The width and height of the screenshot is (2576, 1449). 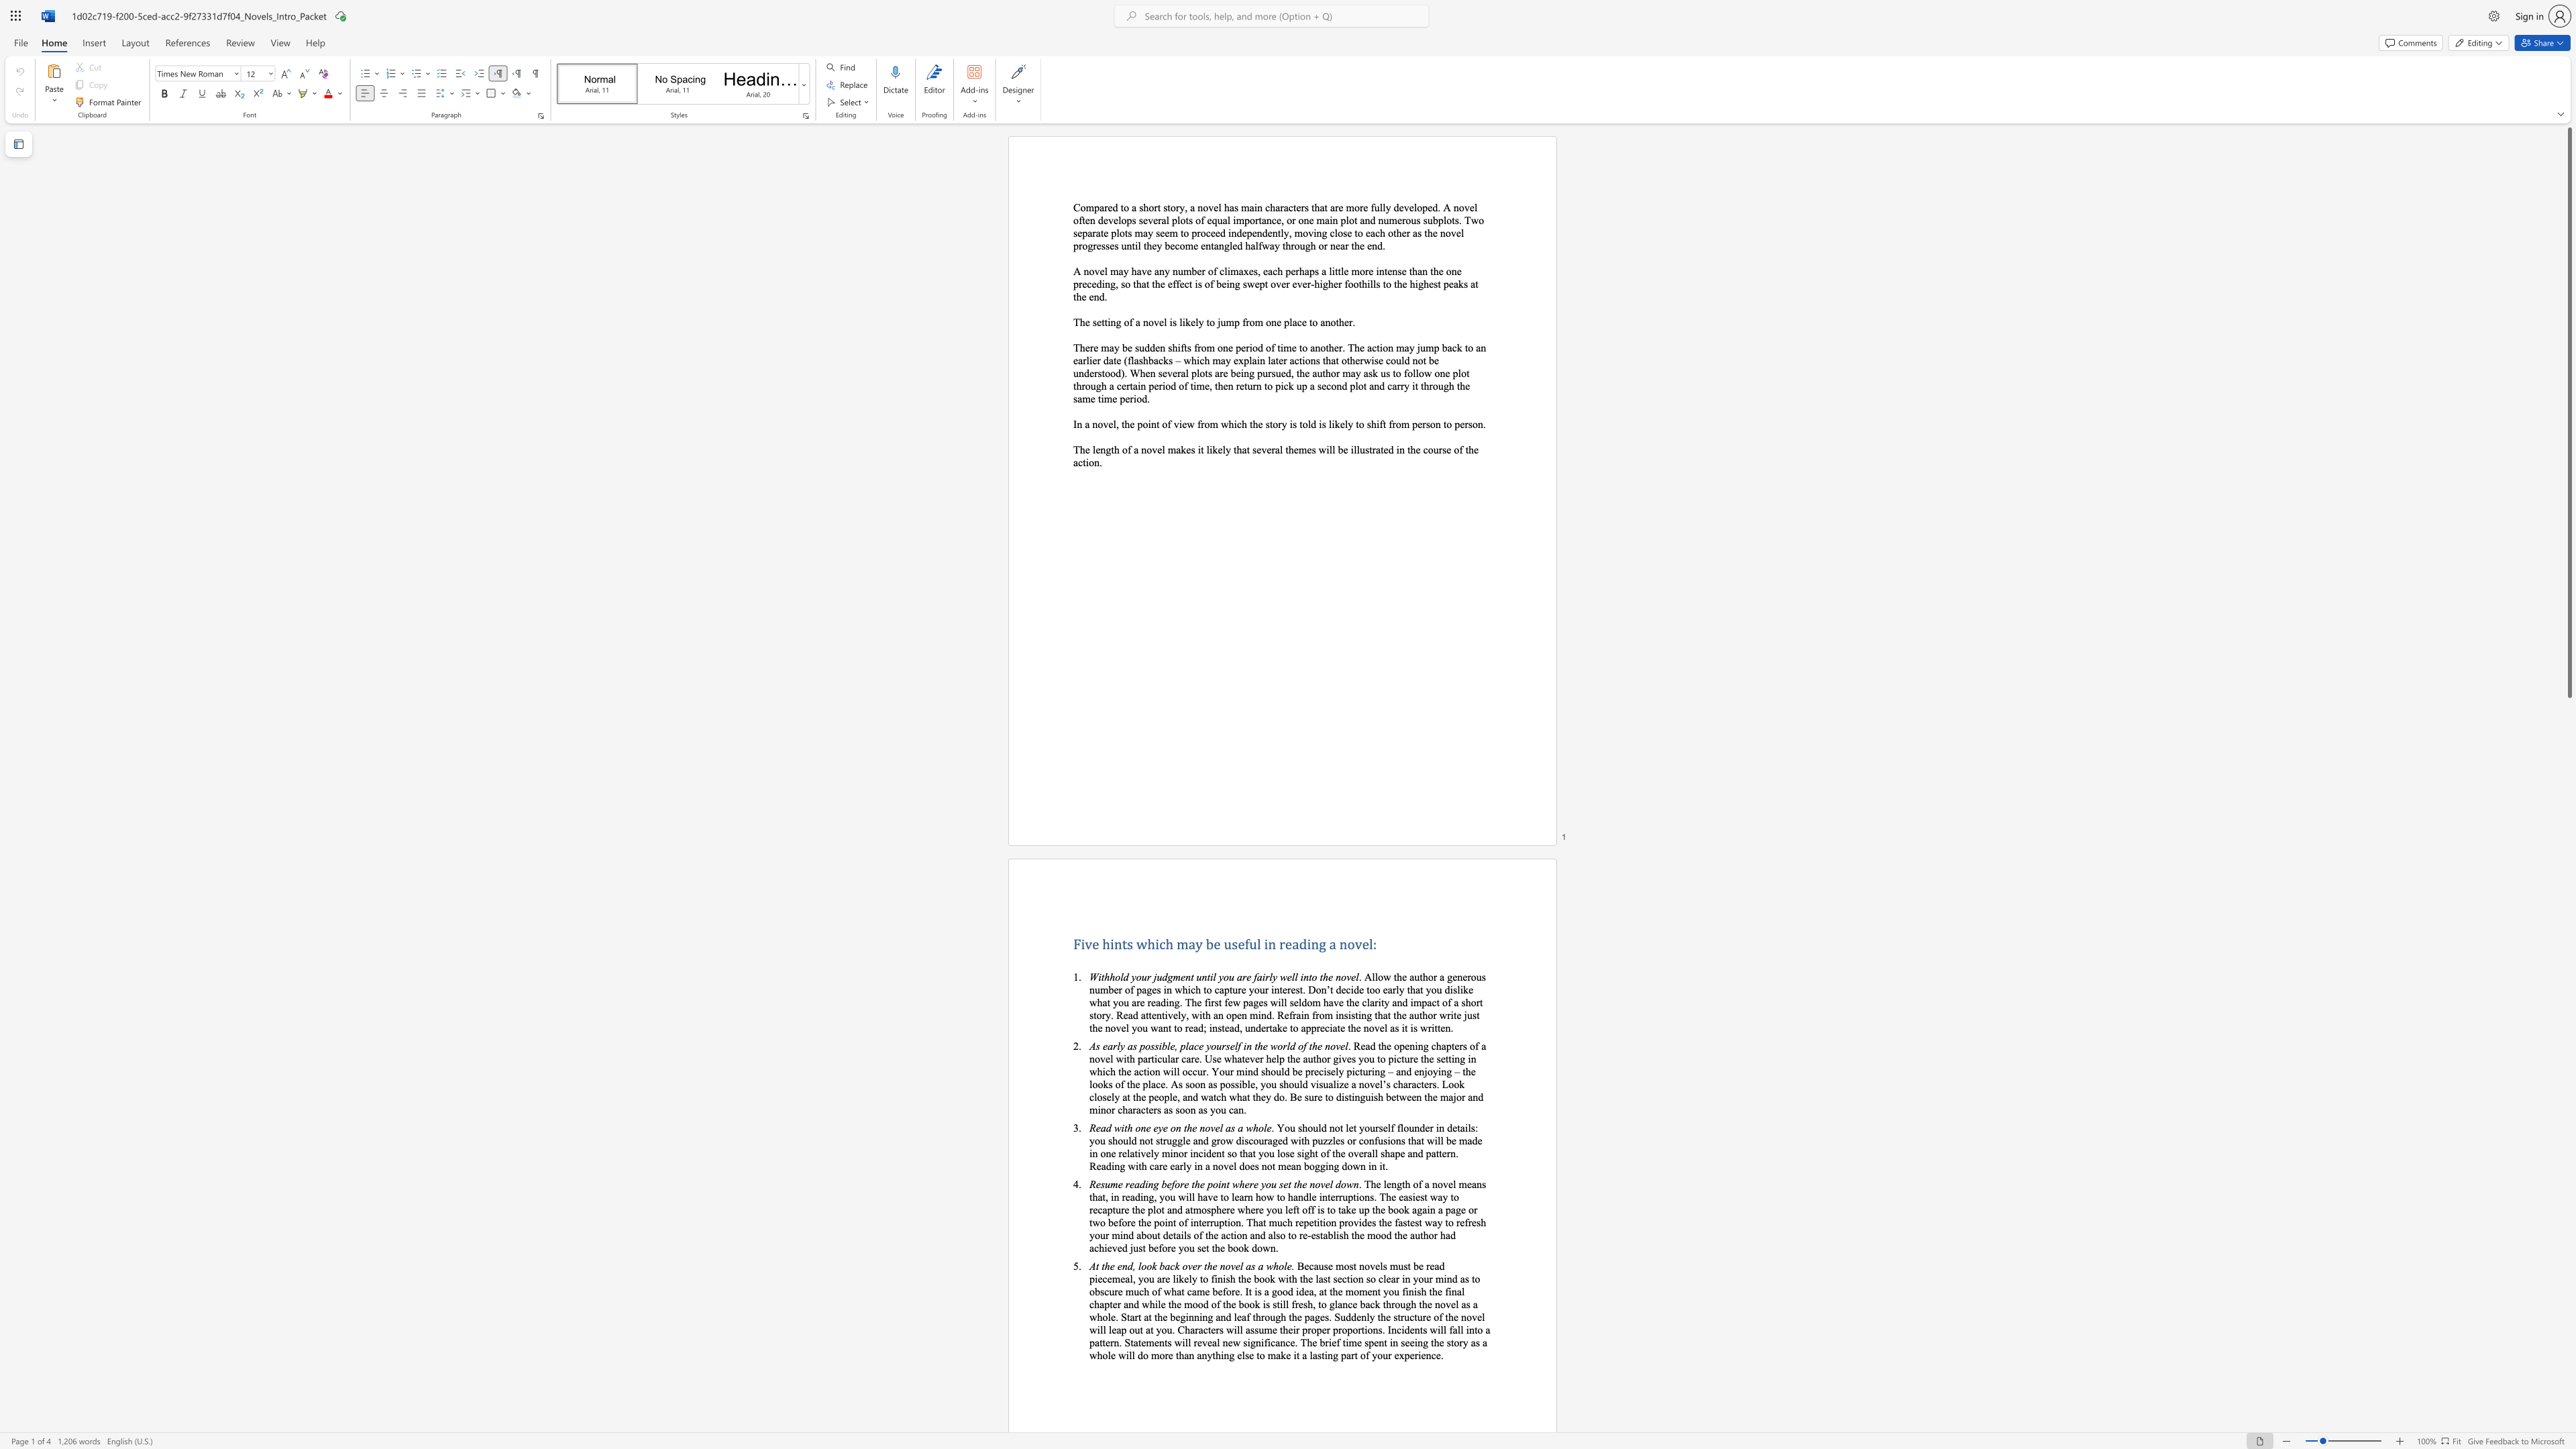 I want to click on the subset text "d minor characters as soon as you c" within the text ". Read the opening chapters of a novel with particular care. Use whatever help the author gives you to picture the setting in which the action will occur. Your mind should be precisely picturing – and enjoying – the looks of the place. As soon as possible, you should visualize a novel’s characters. Look closely at the people, and watch what they do. Be sure to distinguish between the major and minor characters as soon as you can.", so click(x=1477, y=1096).